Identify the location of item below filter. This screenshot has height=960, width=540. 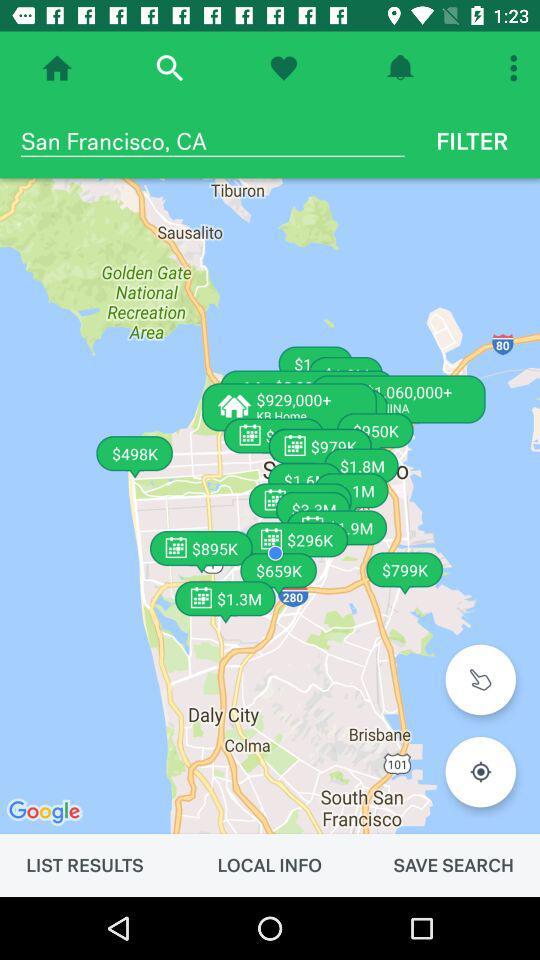
(479, 679).